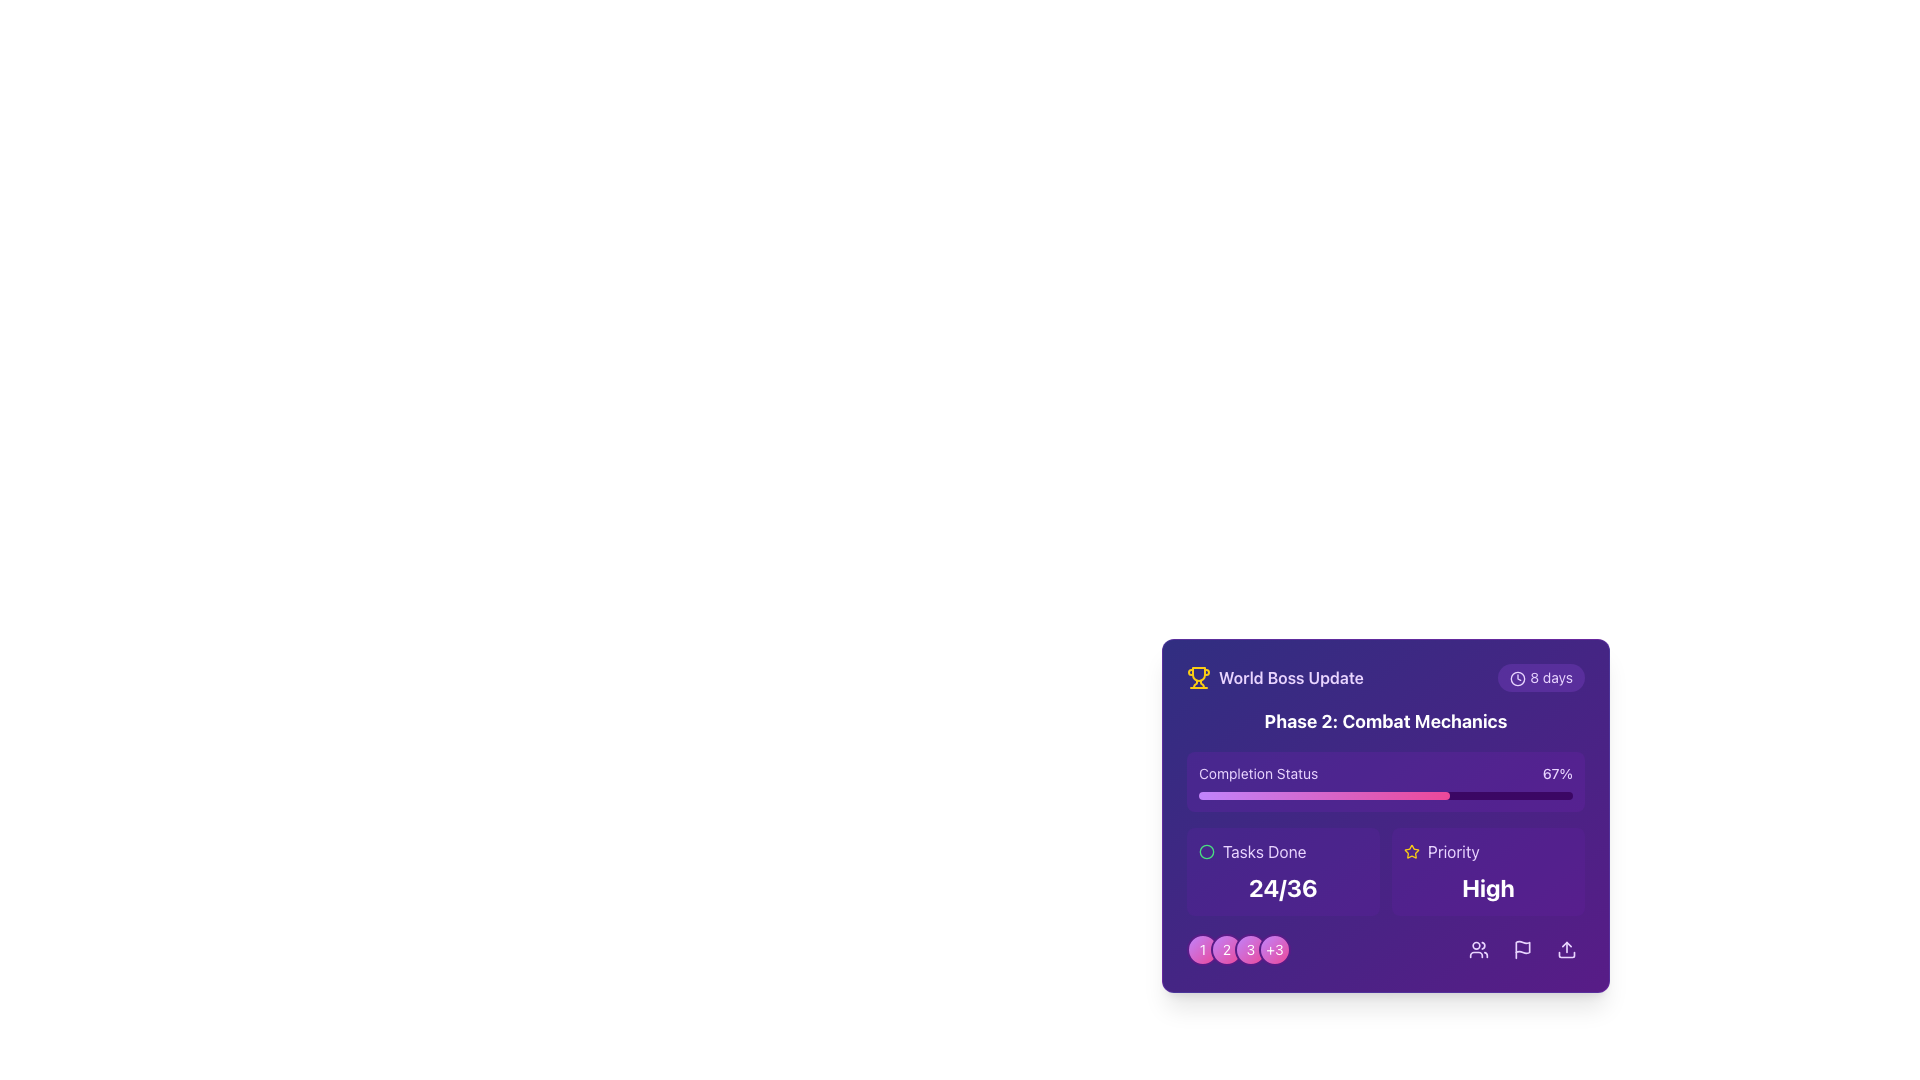  Describe the element at coordinates (1385, 794) in the screenshot. I see `the horizontal progress bar with a purple background and a gradient fill, indicating a filled percentage of 67%, located centrally within the card below 'Completion Status 67%'` at that location.